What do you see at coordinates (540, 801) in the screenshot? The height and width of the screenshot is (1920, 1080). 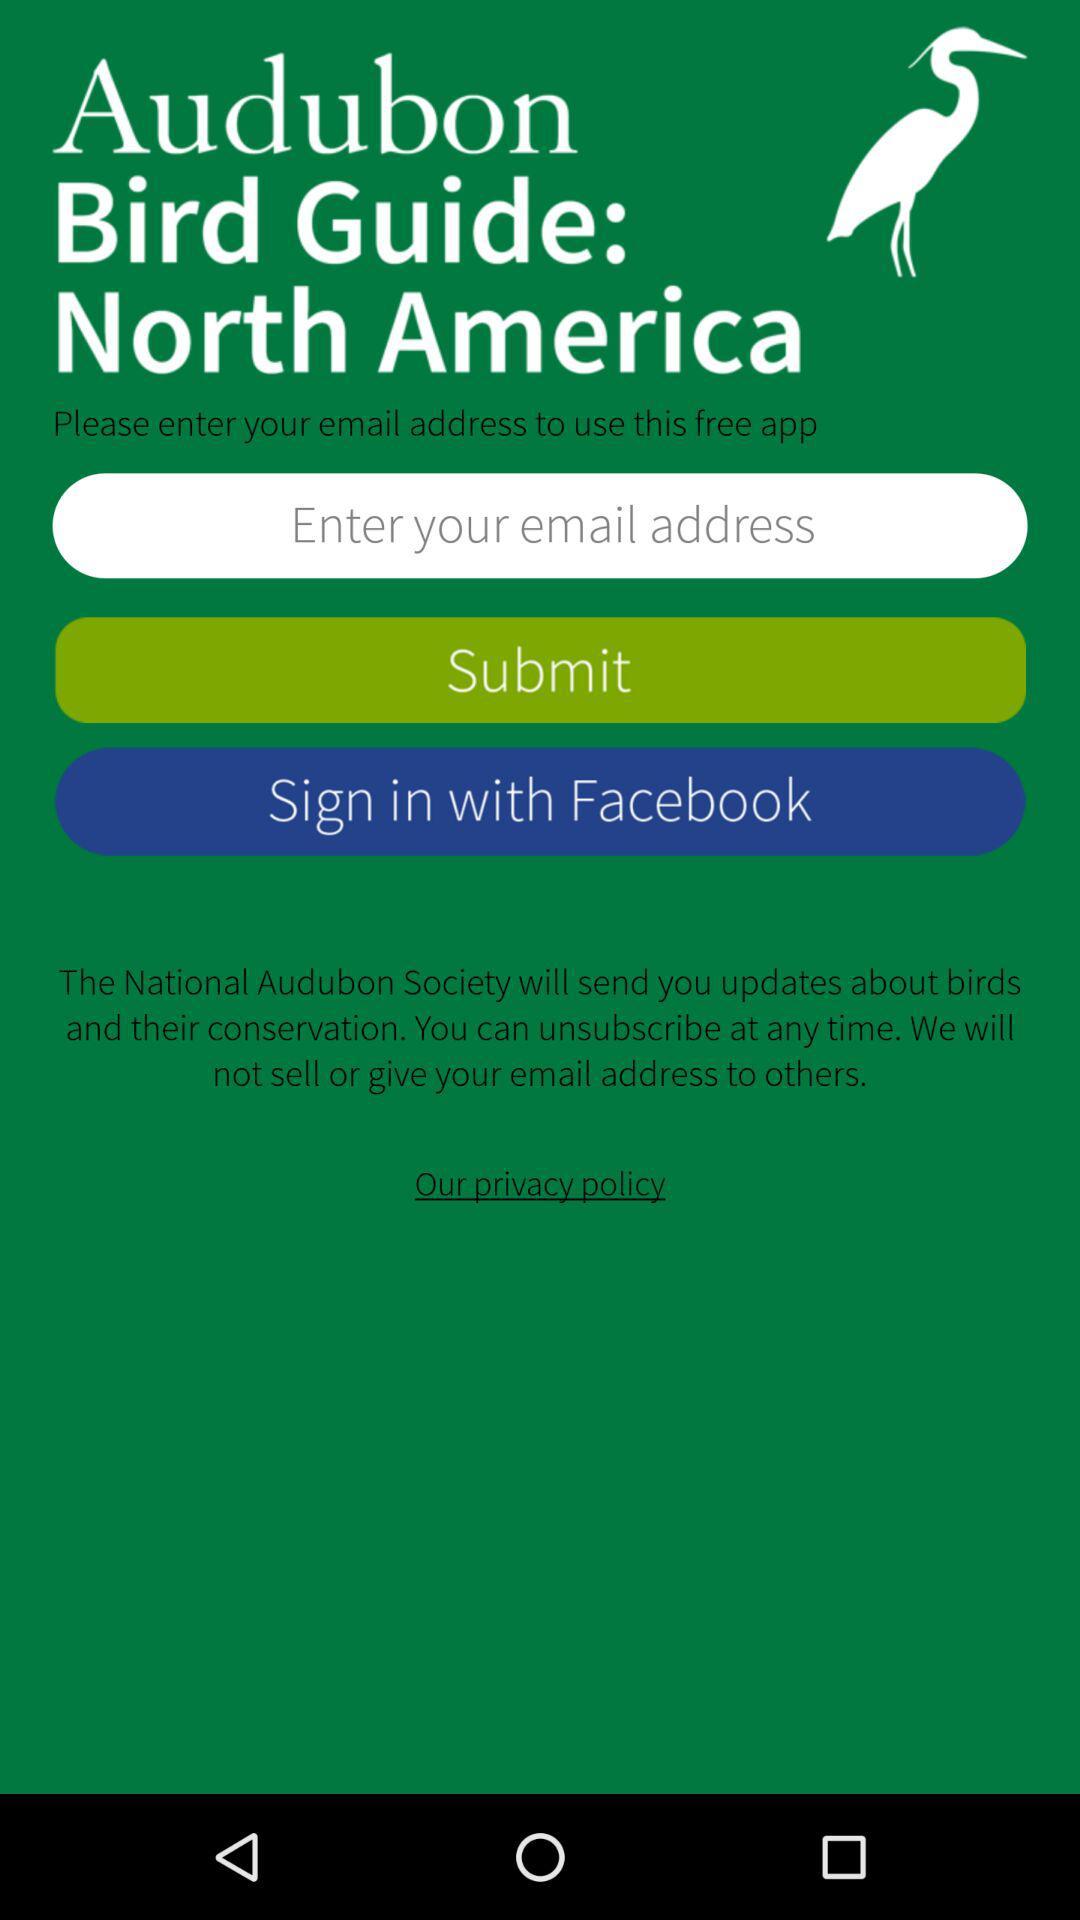 I see `sign in with facebook` at bounding box center [540, 801].